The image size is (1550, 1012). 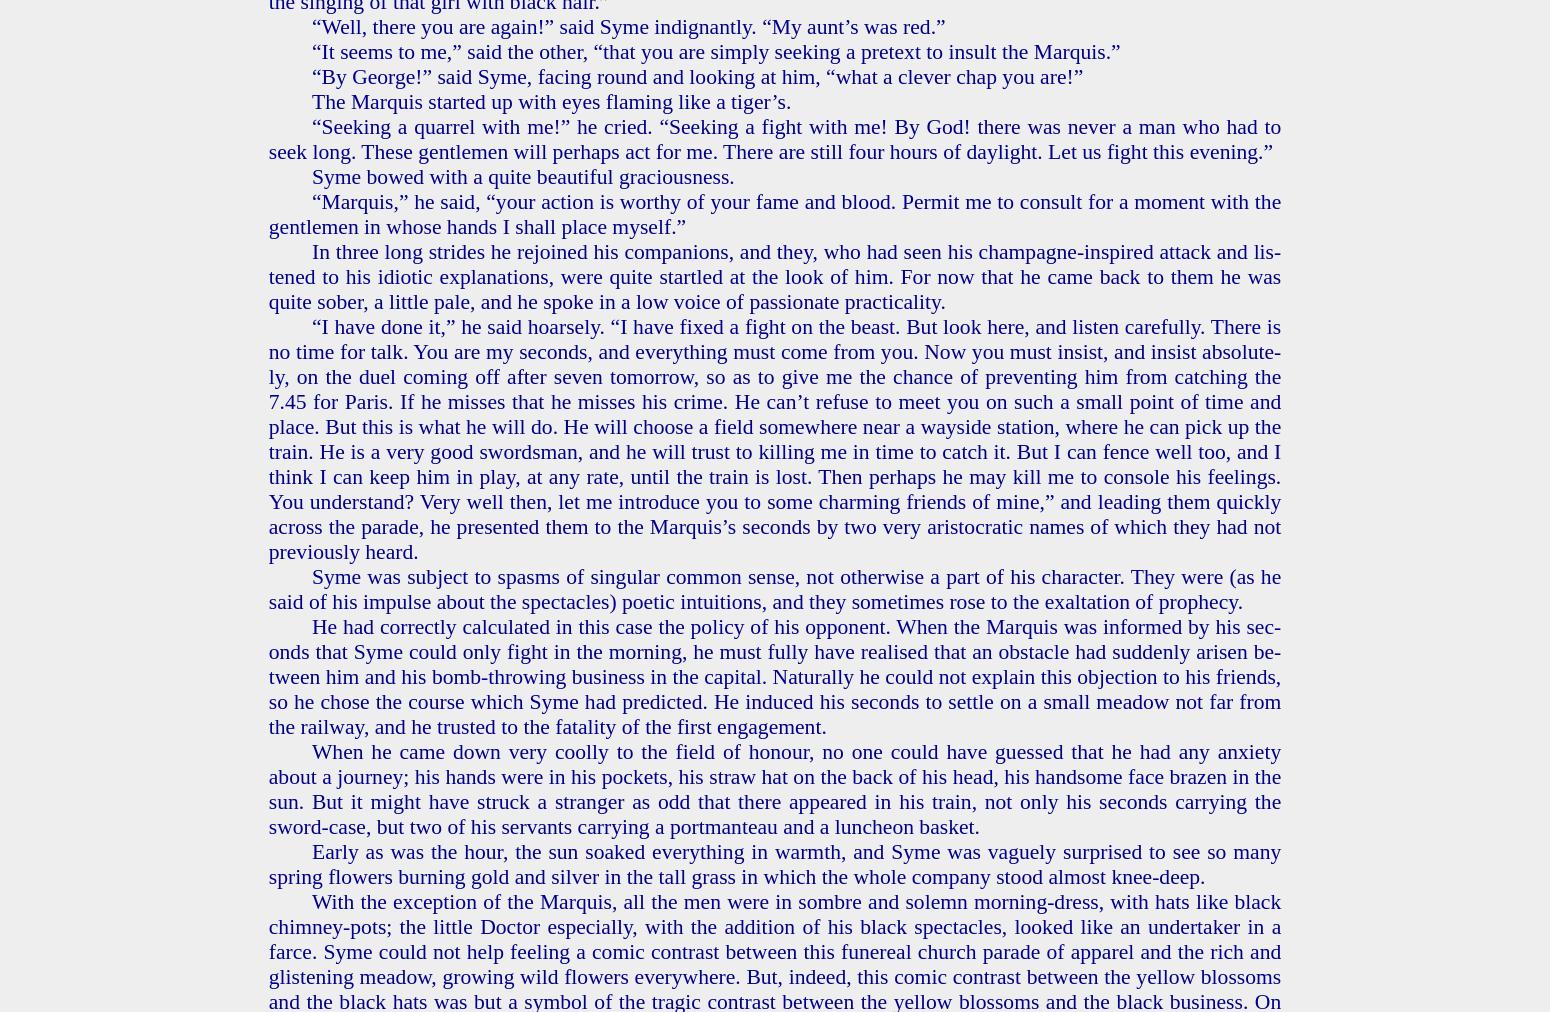 I want to click on 'Syme bowed with a quite beau­ti­ful gra­cious­ness.', so click(x=521, y=175).